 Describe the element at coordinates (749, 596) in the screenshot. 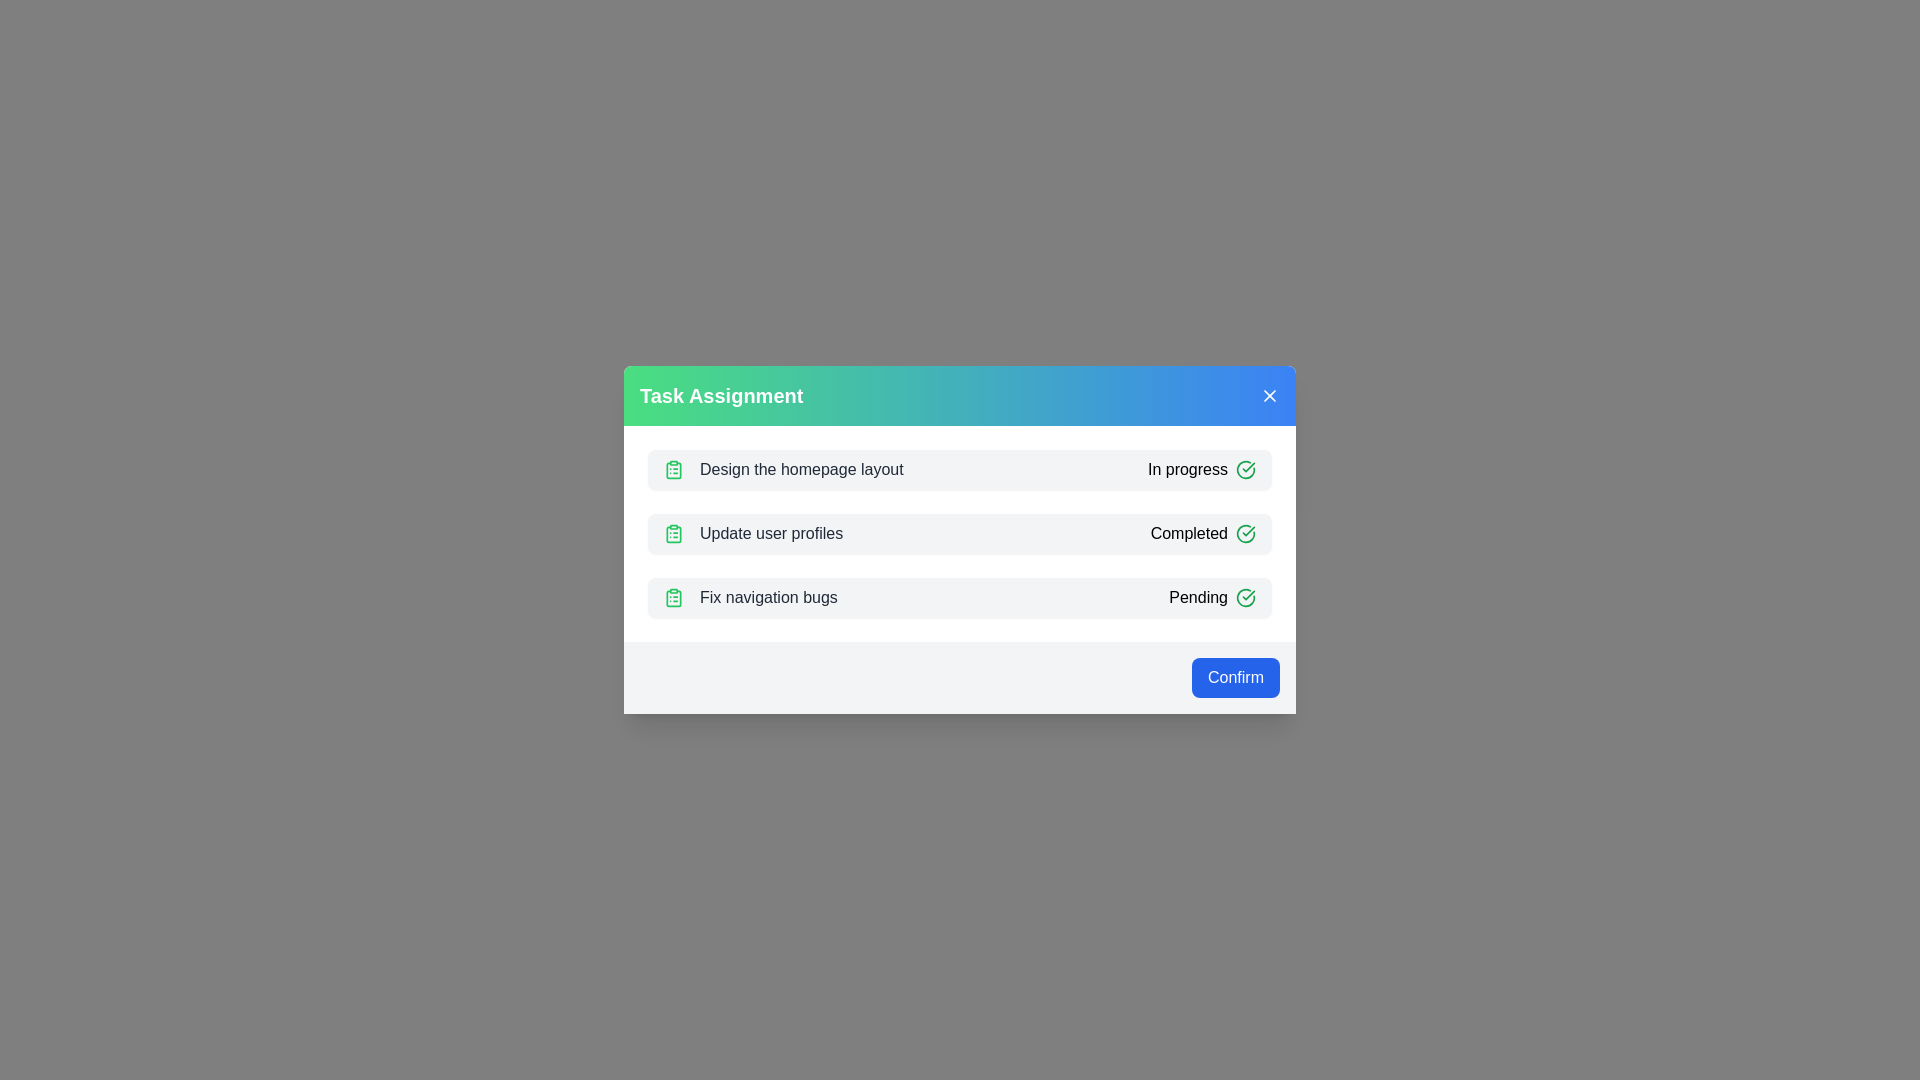

I see `the third task item in the task list interface, which is located between the task titled 'Update user profiles' and the 'Pending' status indicator` at that location.